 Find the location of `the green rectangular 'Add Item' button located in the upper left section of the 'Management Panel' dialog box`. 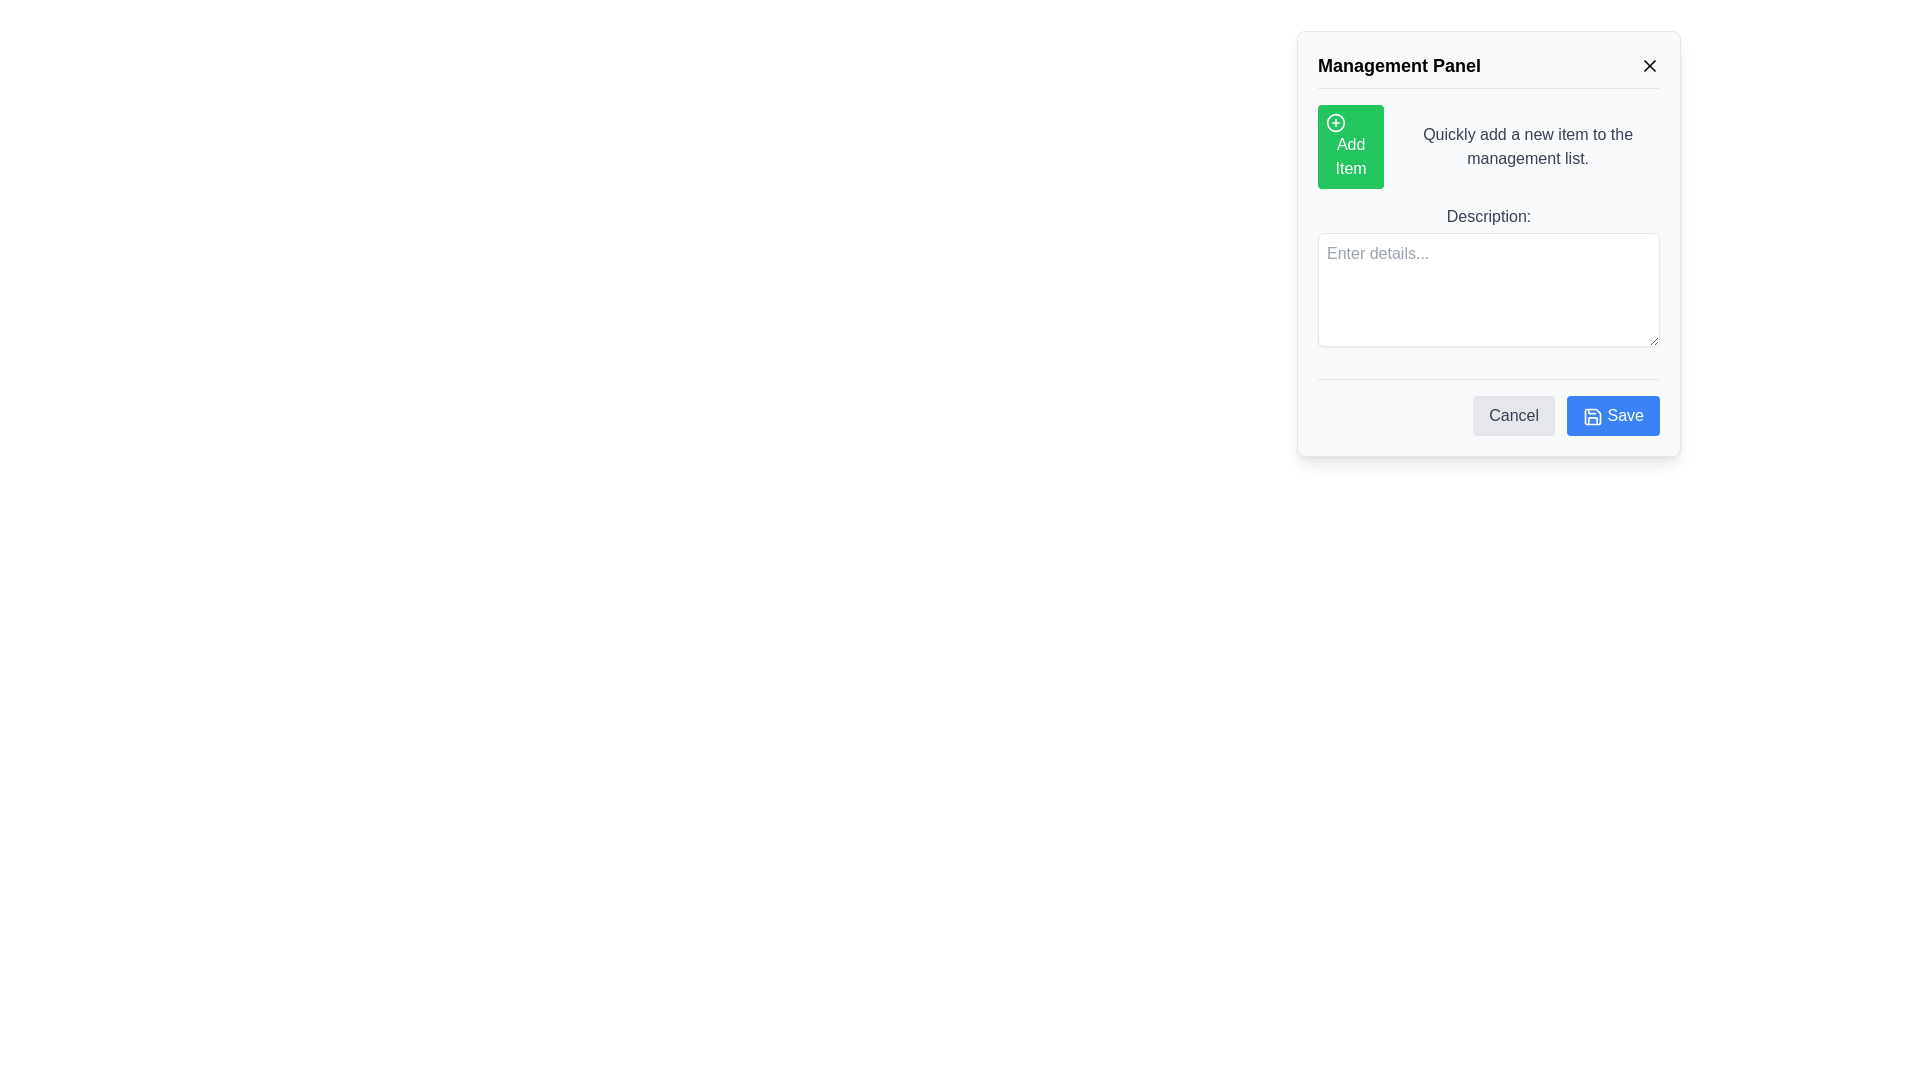

the green rectangular 'Add Item' button located in the upper left section of the 'Management Panel' dialog box is located at coordinates (1351, 145).